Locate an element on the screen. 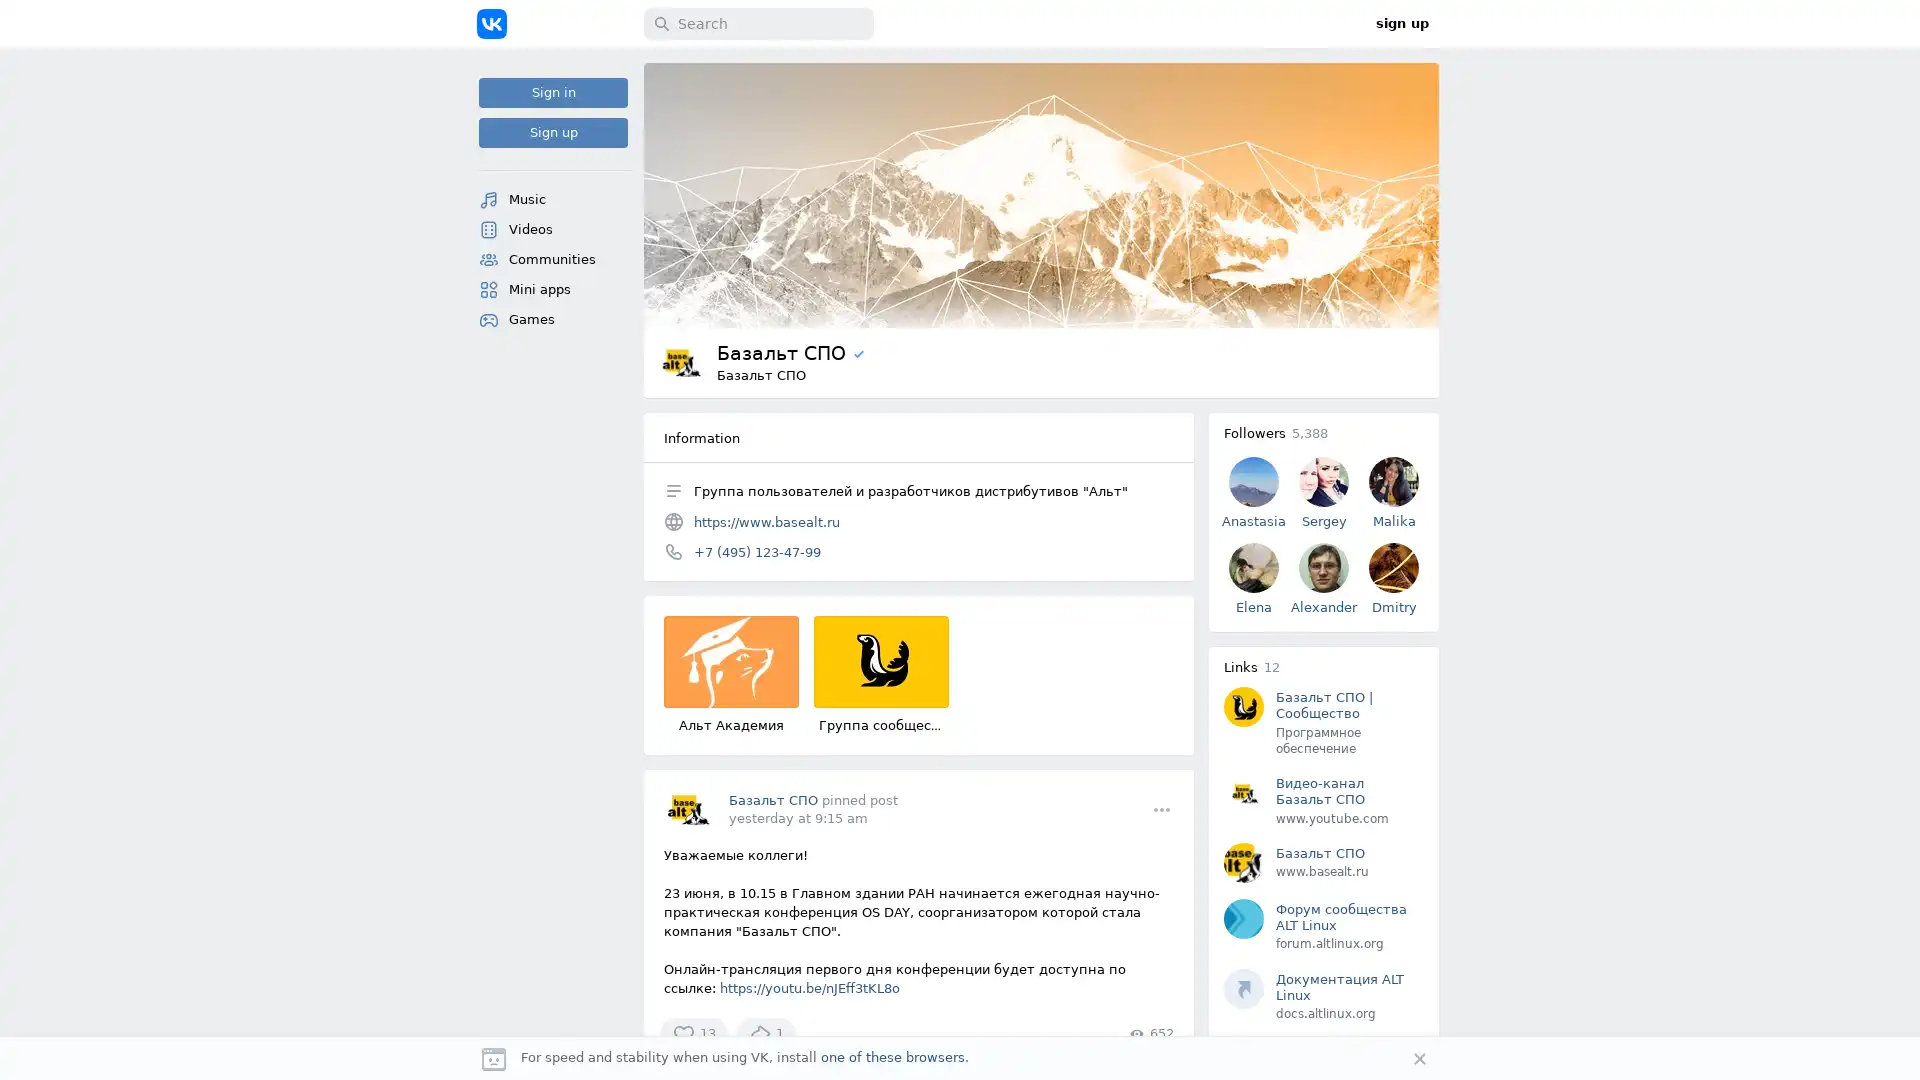 This screenshot has width=1920, height=1080. Close is located at coordinates (1419, 1058).